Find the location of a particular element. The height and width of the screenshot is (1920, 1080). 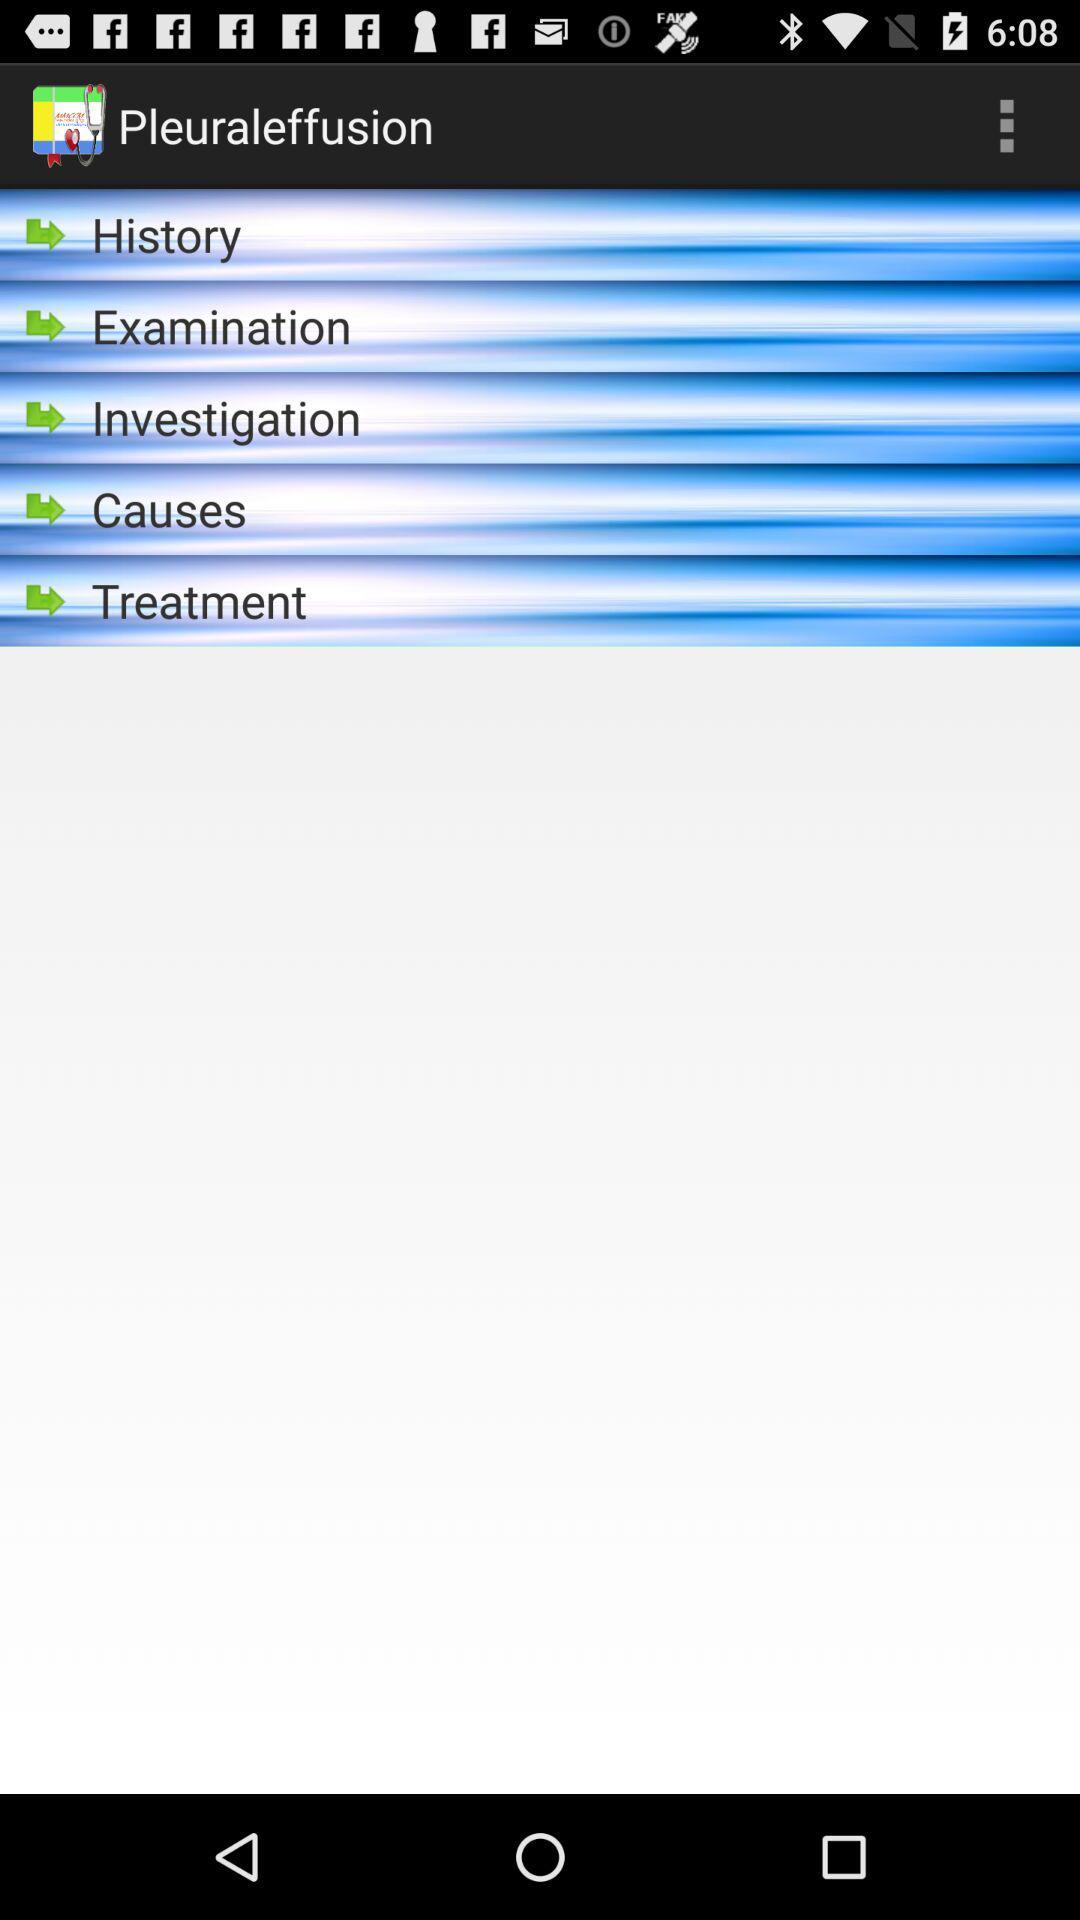

icon left side of examination is located at coordinates (46, 326).